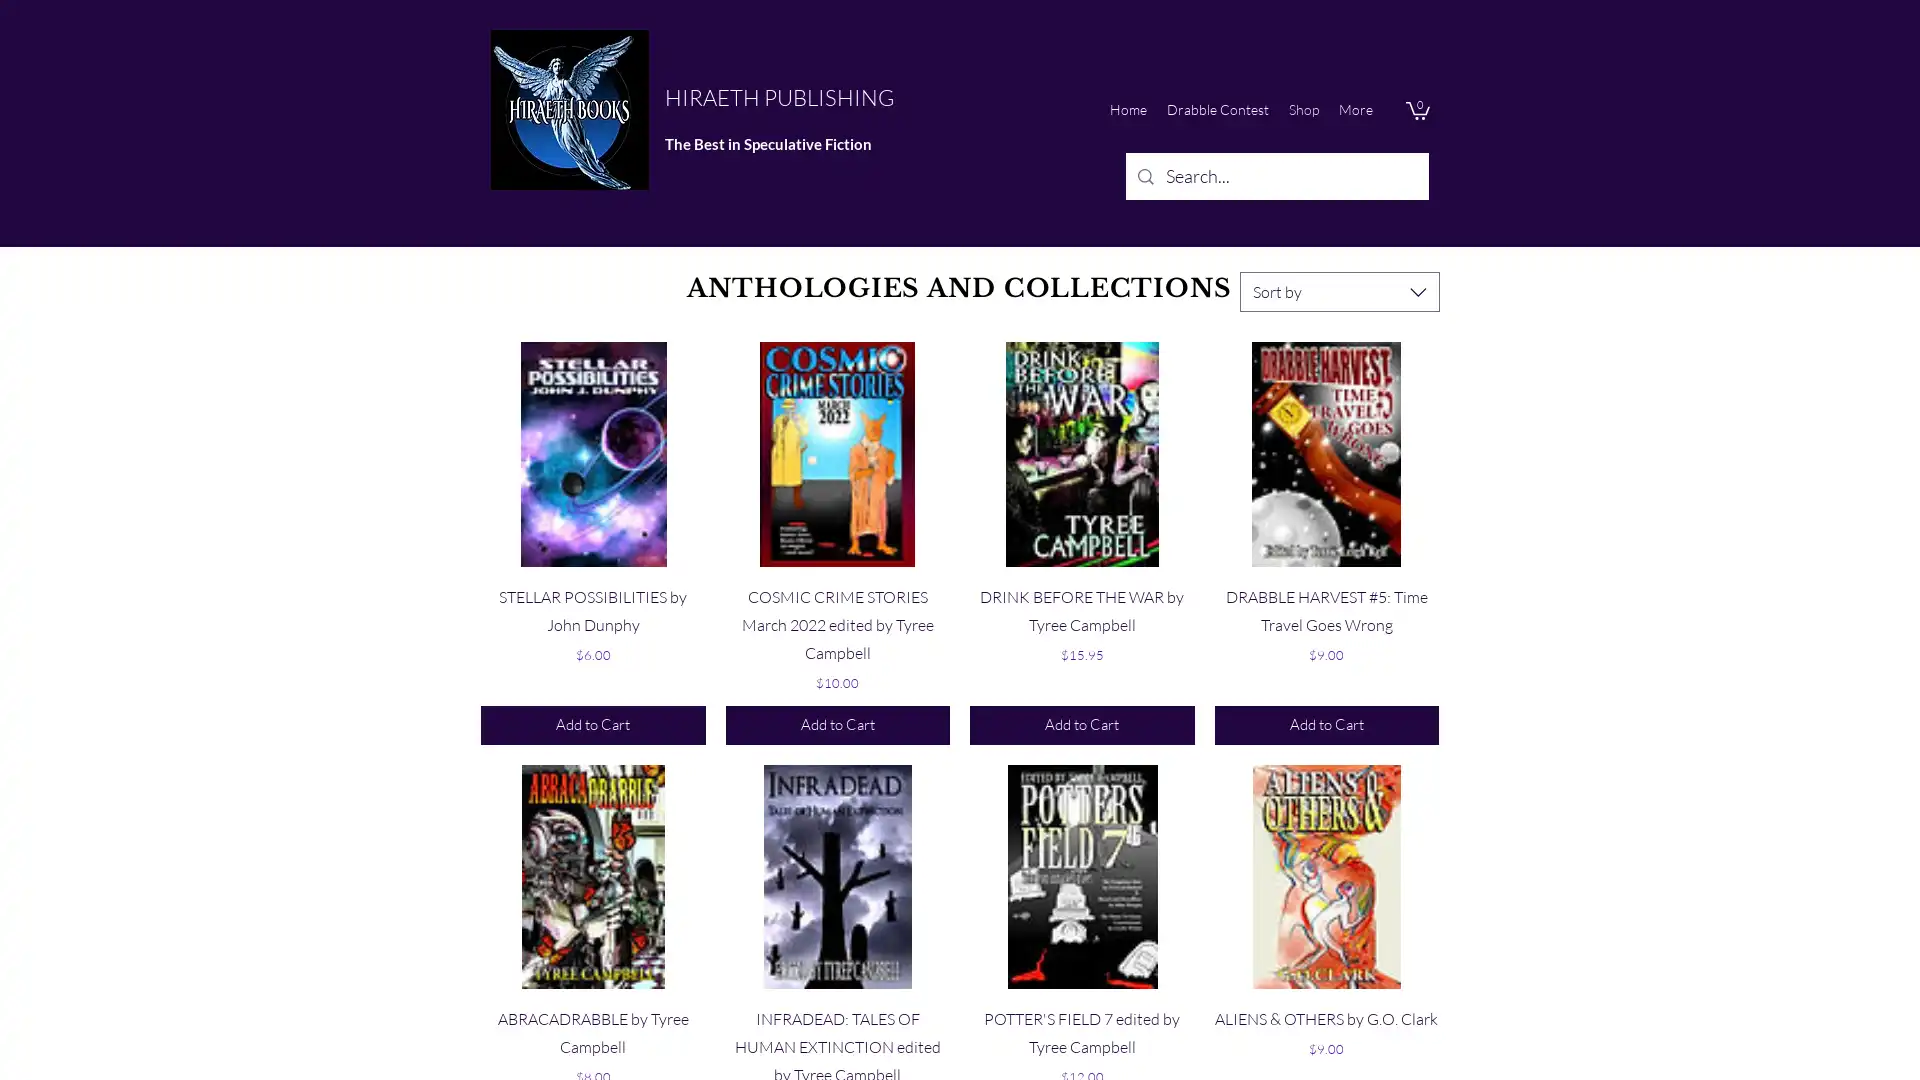  I want to click on Cart with 0 items, so click(1416, 110).